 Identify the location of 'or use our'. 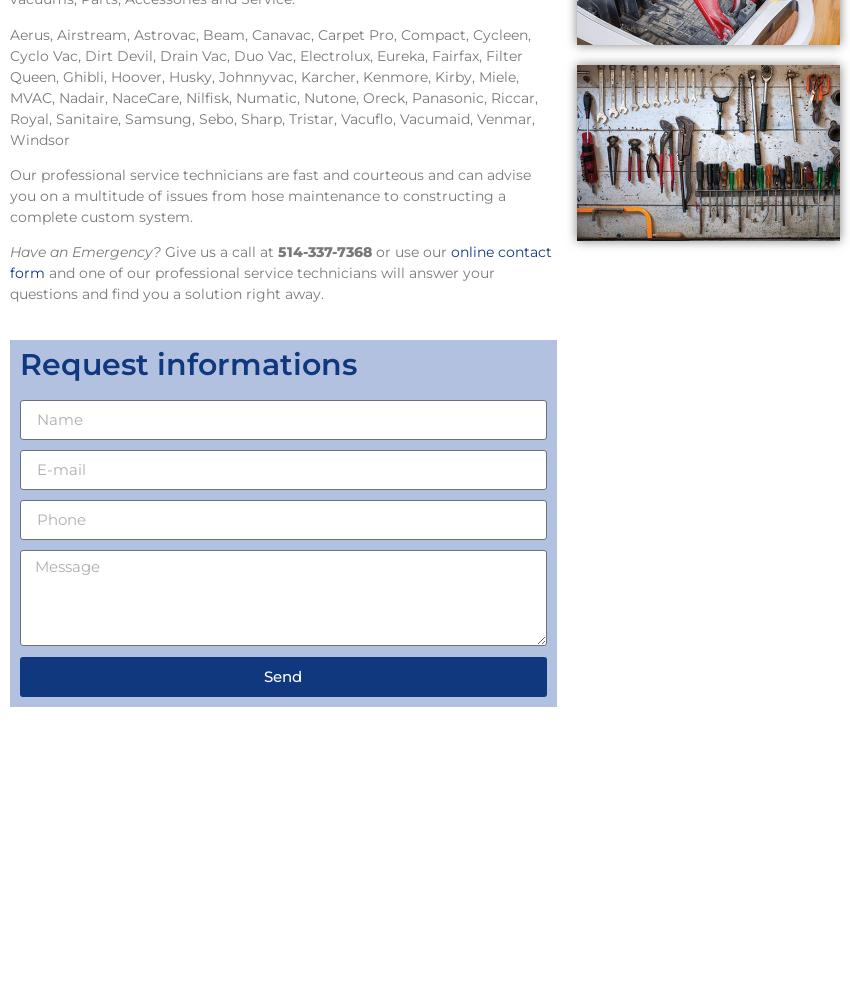
(370, 252).